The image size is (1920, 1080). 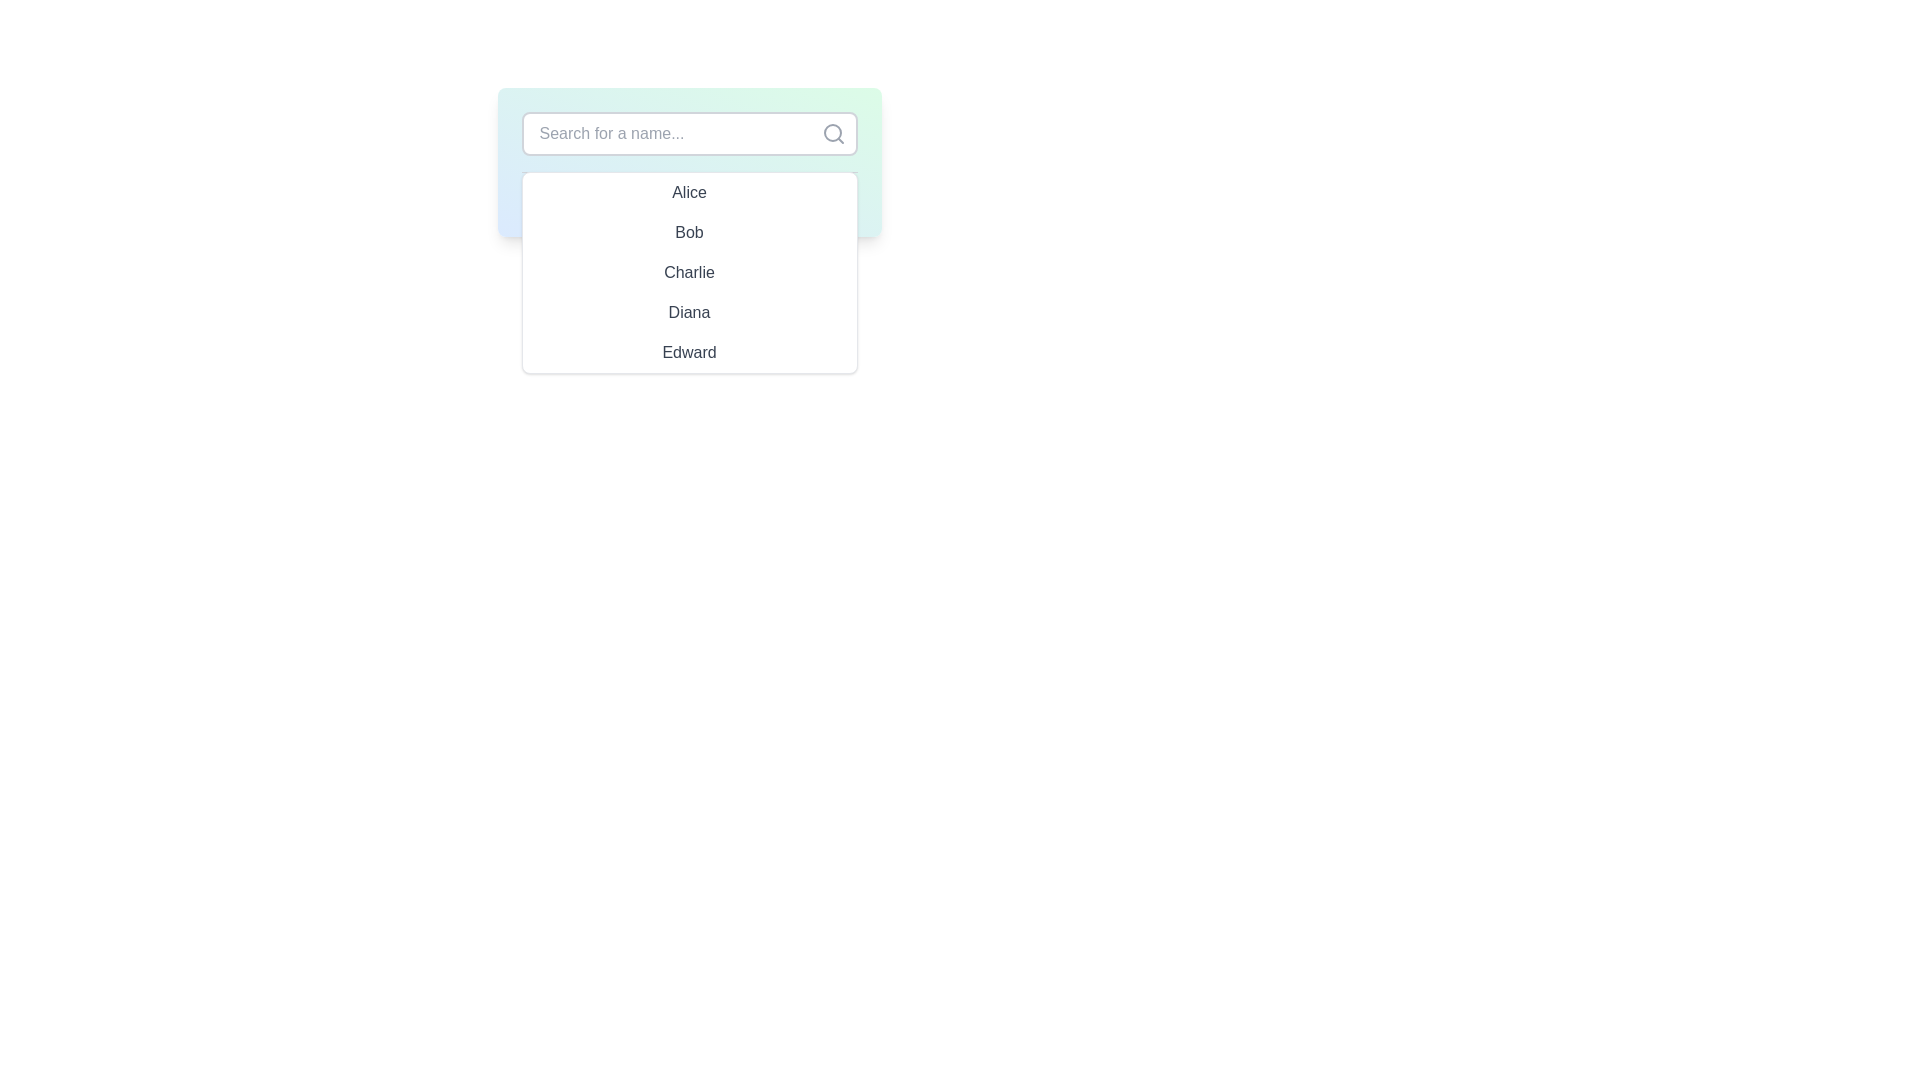 I want to click on the text item 'Charlie' within the dropdown menu, which is the third option styled with light gray text, so click(x=689, y=273).